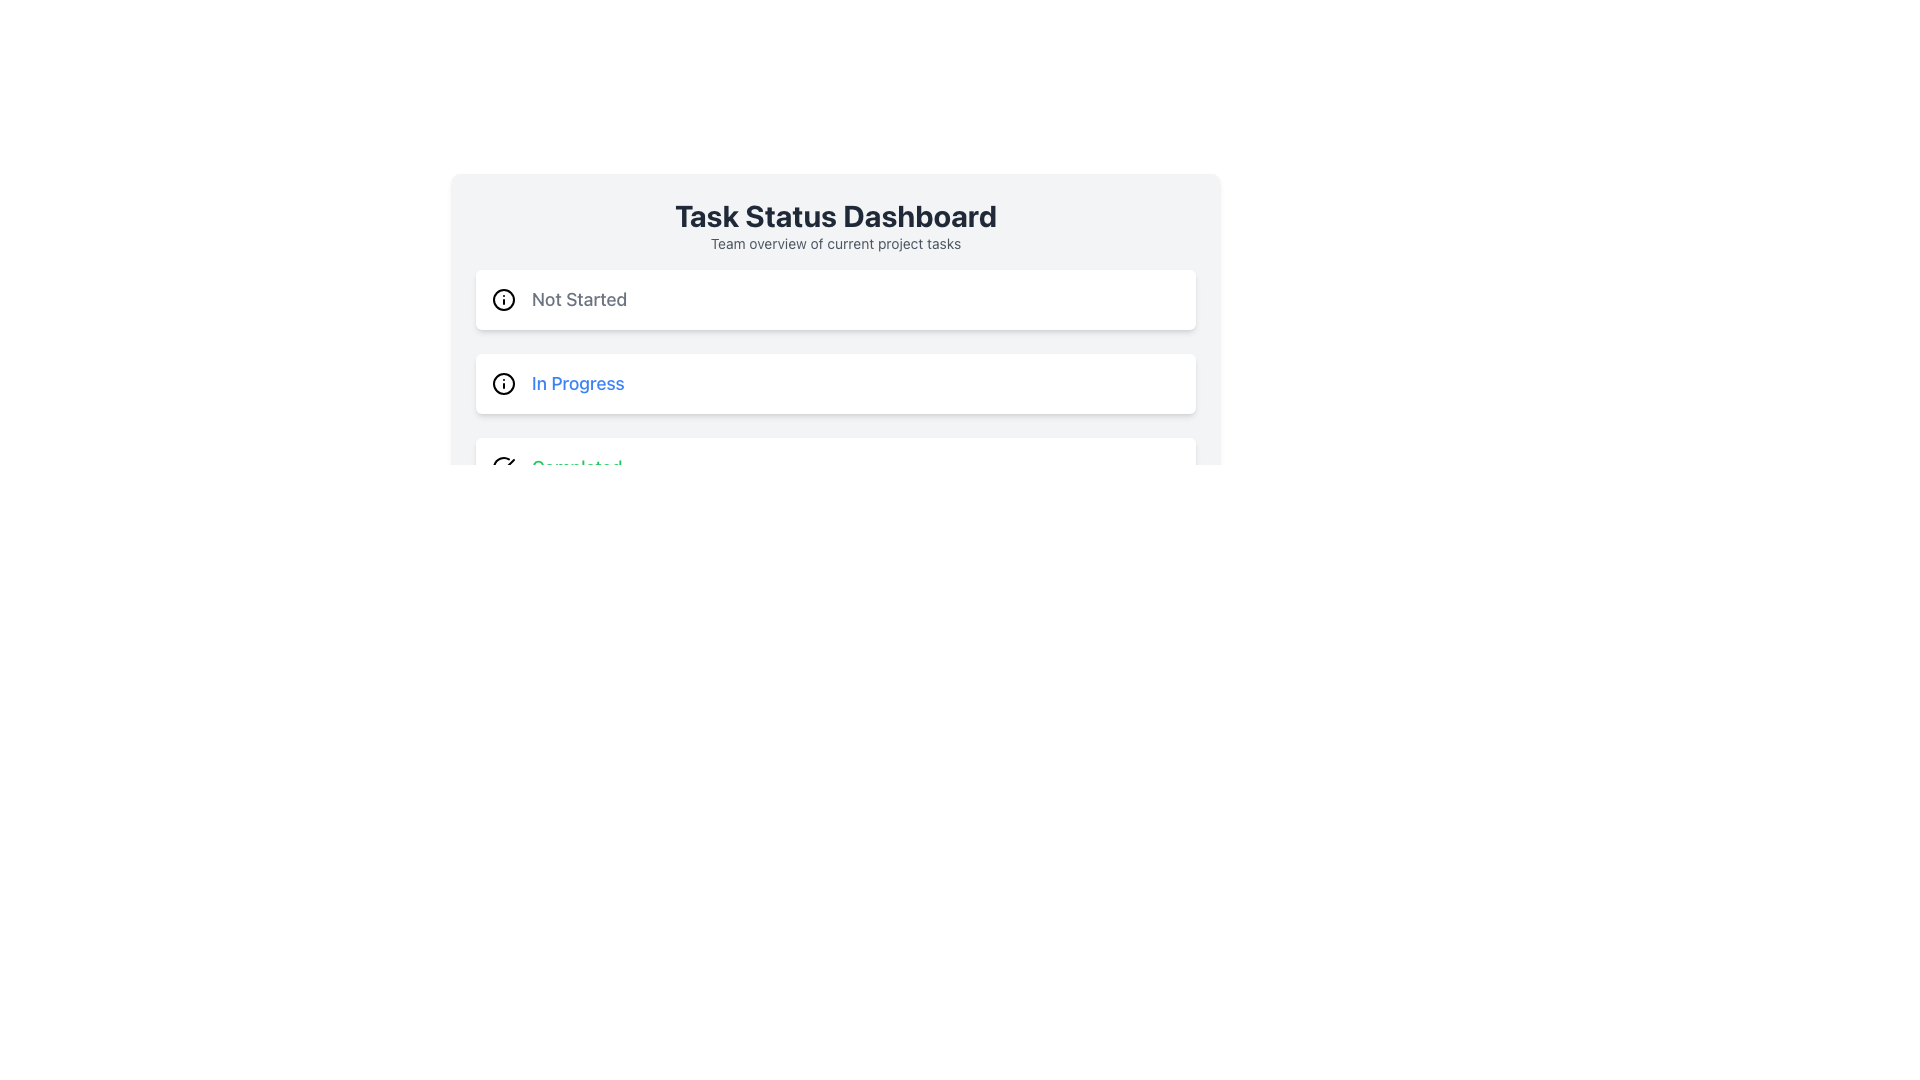  What do you see at coordinates (504, 636) in the screenshot?
I see `the SVG Circle element, which is part of a visual indicator or control located in the bottom portion of the application's layout` at bounding box center [504, 636].